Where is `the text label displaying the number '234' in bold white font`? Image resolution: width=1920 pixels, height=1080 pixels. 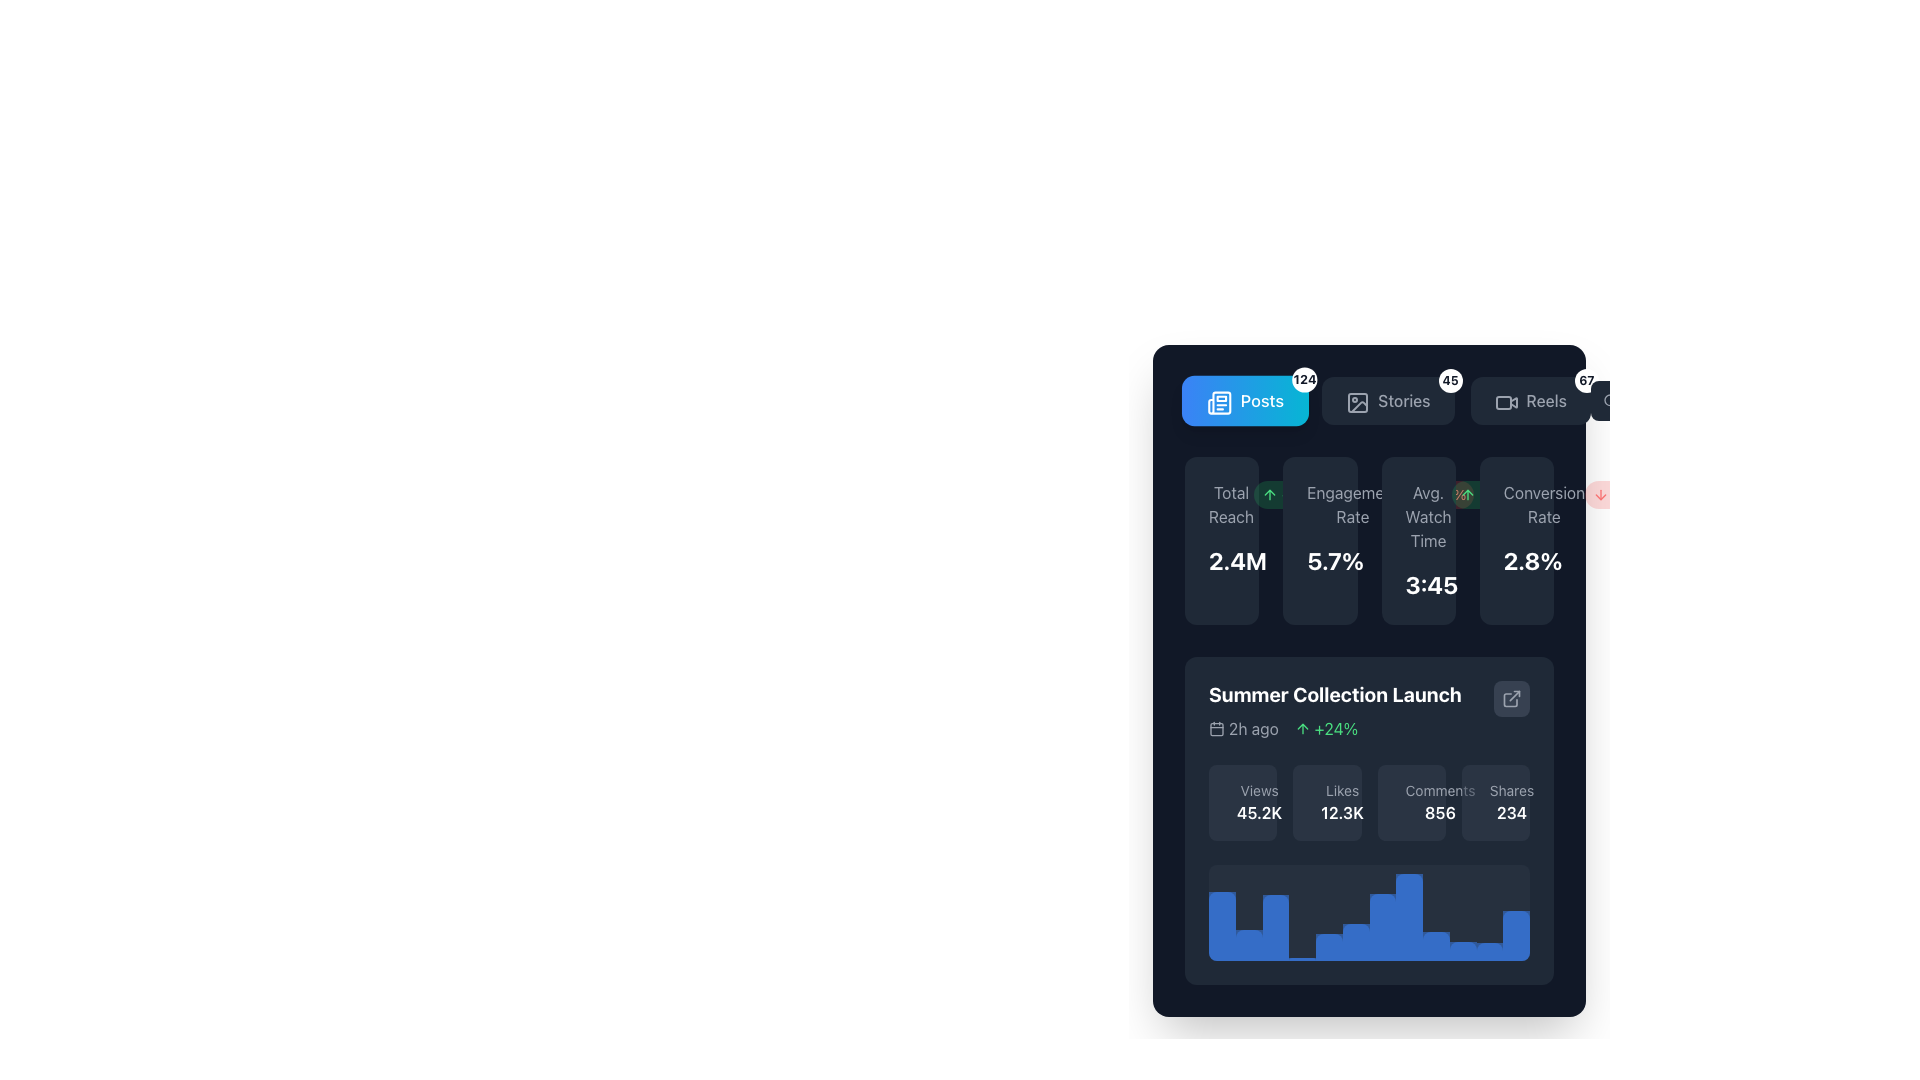
the text label displaying the number '234' in bold white font is located at coordinates (1512, 813).